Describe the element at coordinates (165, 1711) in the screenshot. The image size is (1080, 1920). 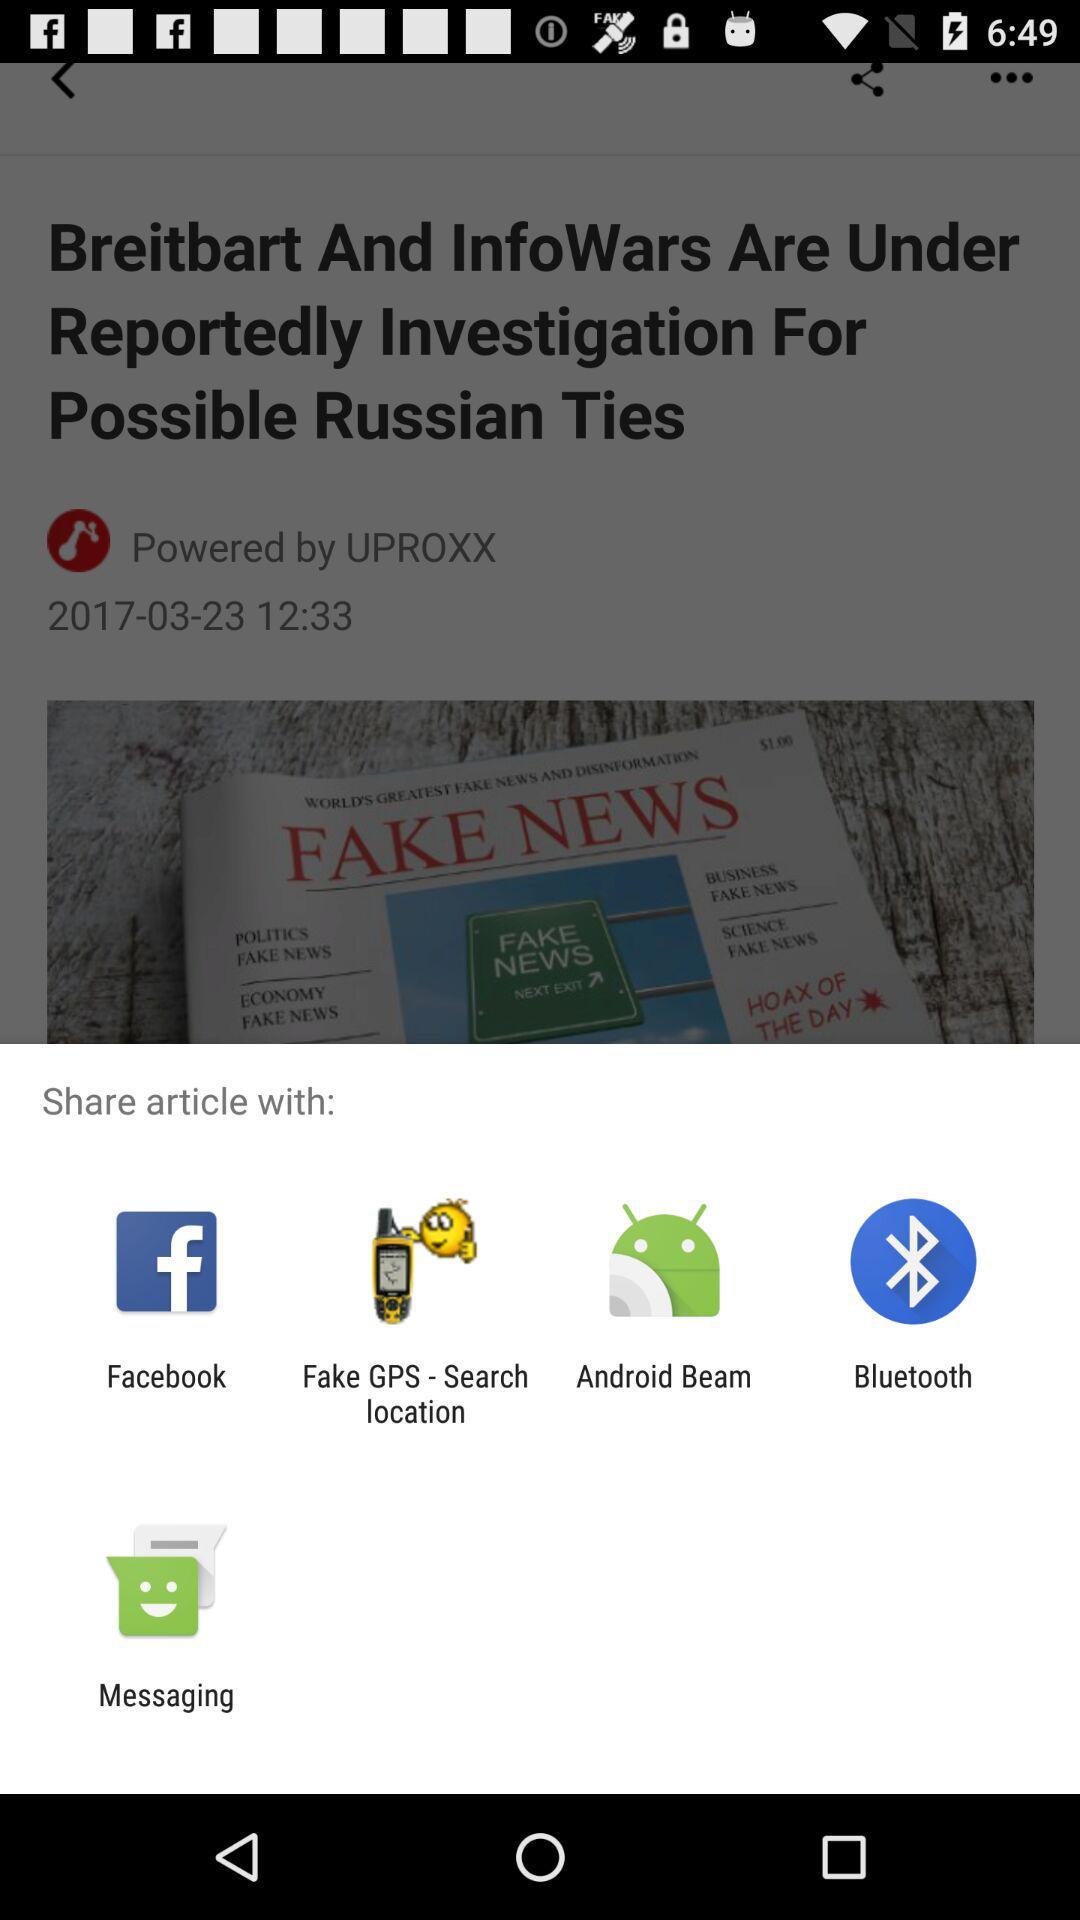
I see `the messaging icon` at that location.